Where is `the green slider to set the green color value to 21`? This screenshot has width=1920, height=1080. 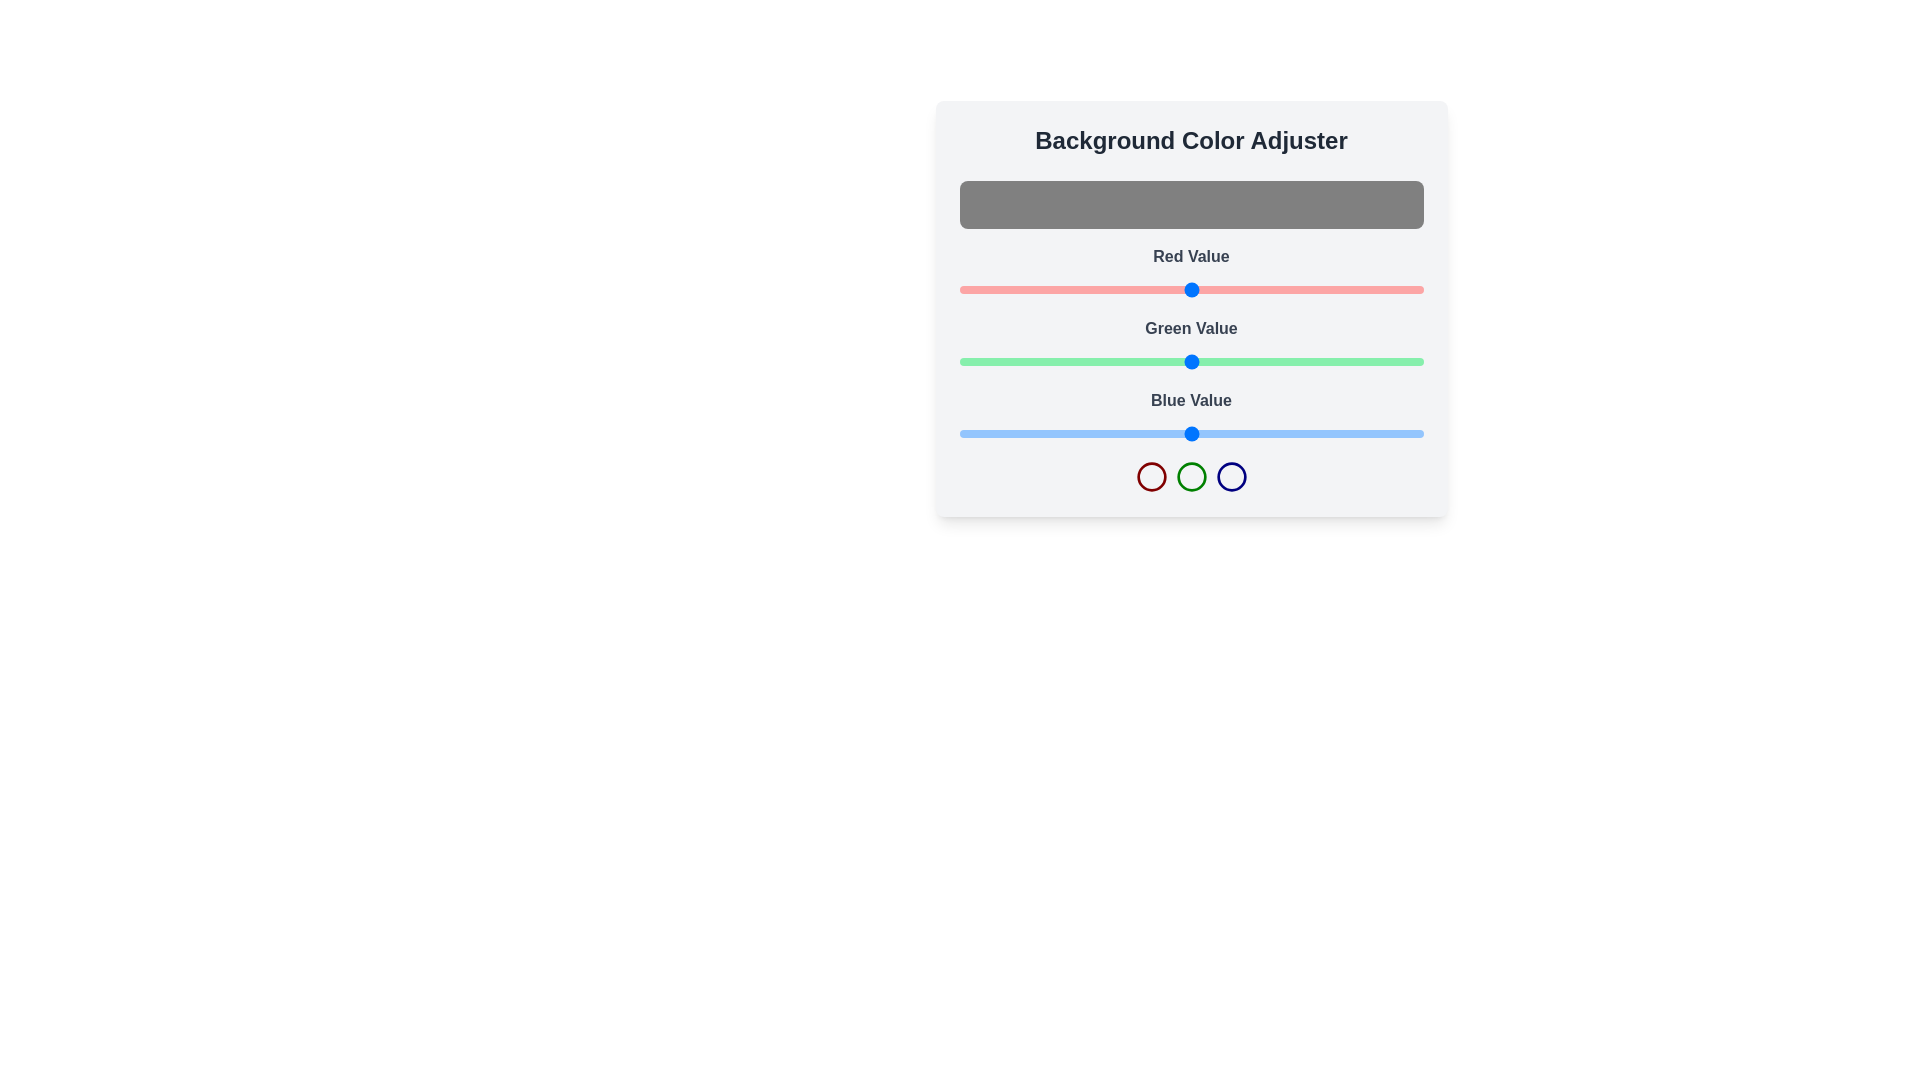 the green slider to set the green color value to 21 is located at coordinates (997, 362).